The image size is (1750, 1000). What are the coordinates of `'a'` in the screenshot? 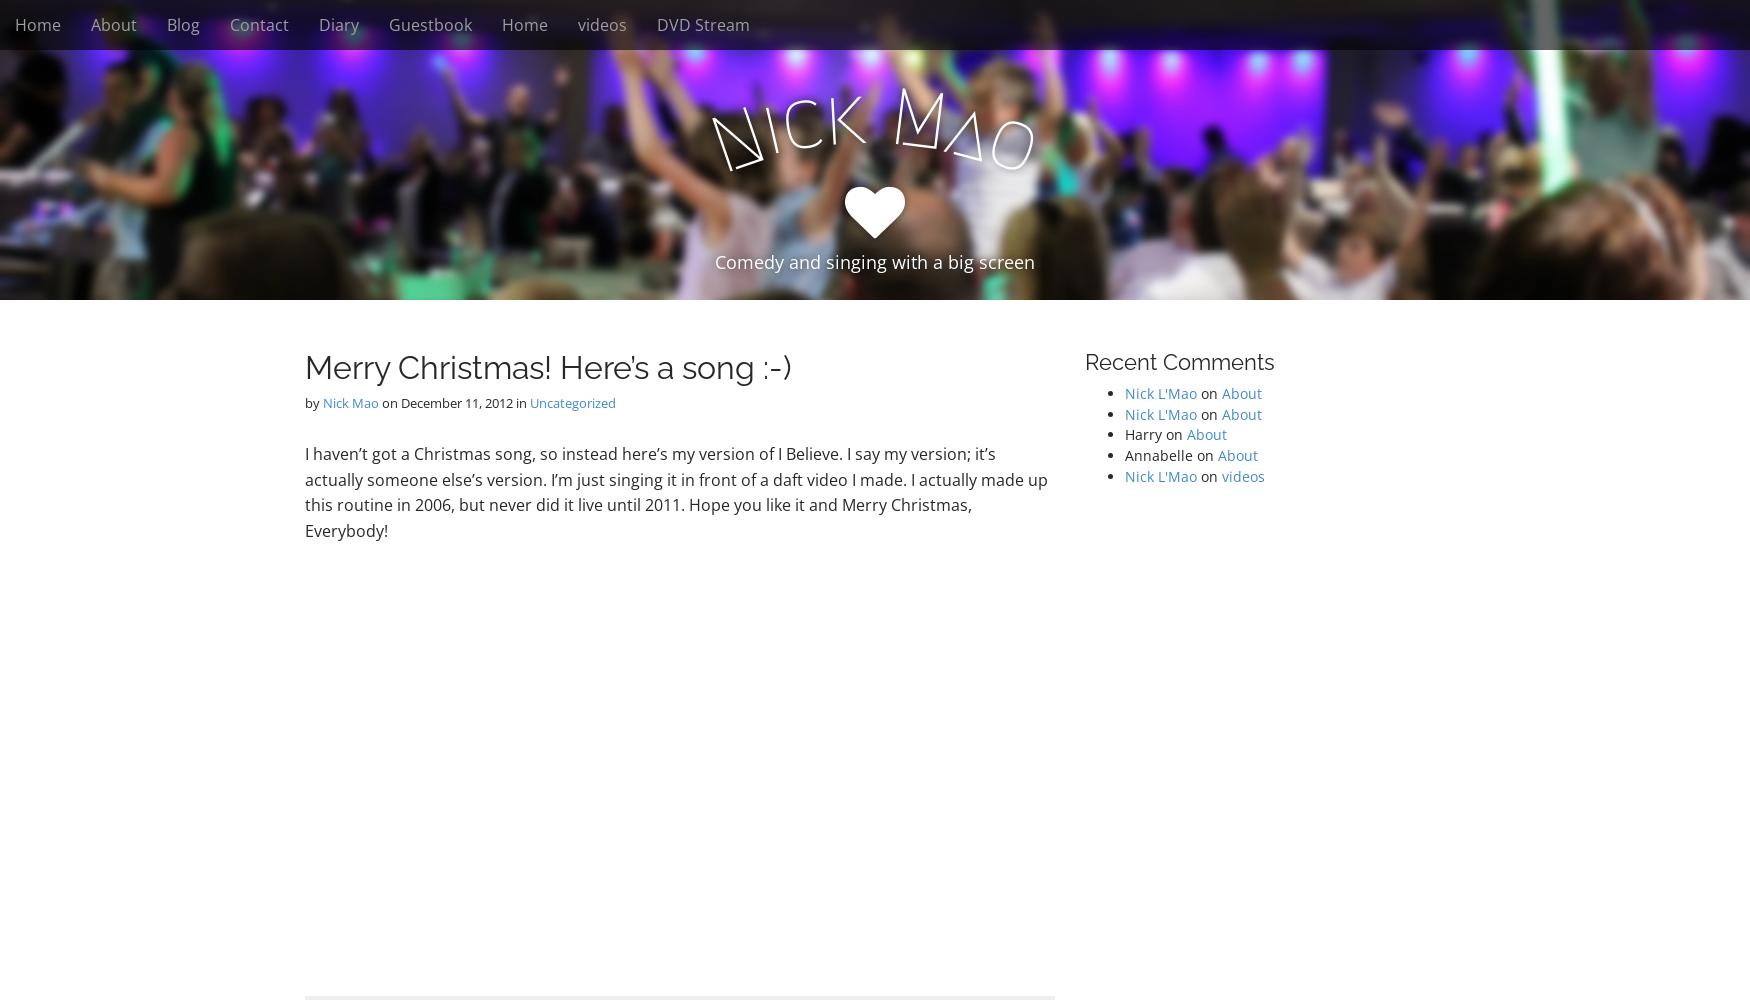 It's located at (968, 129).